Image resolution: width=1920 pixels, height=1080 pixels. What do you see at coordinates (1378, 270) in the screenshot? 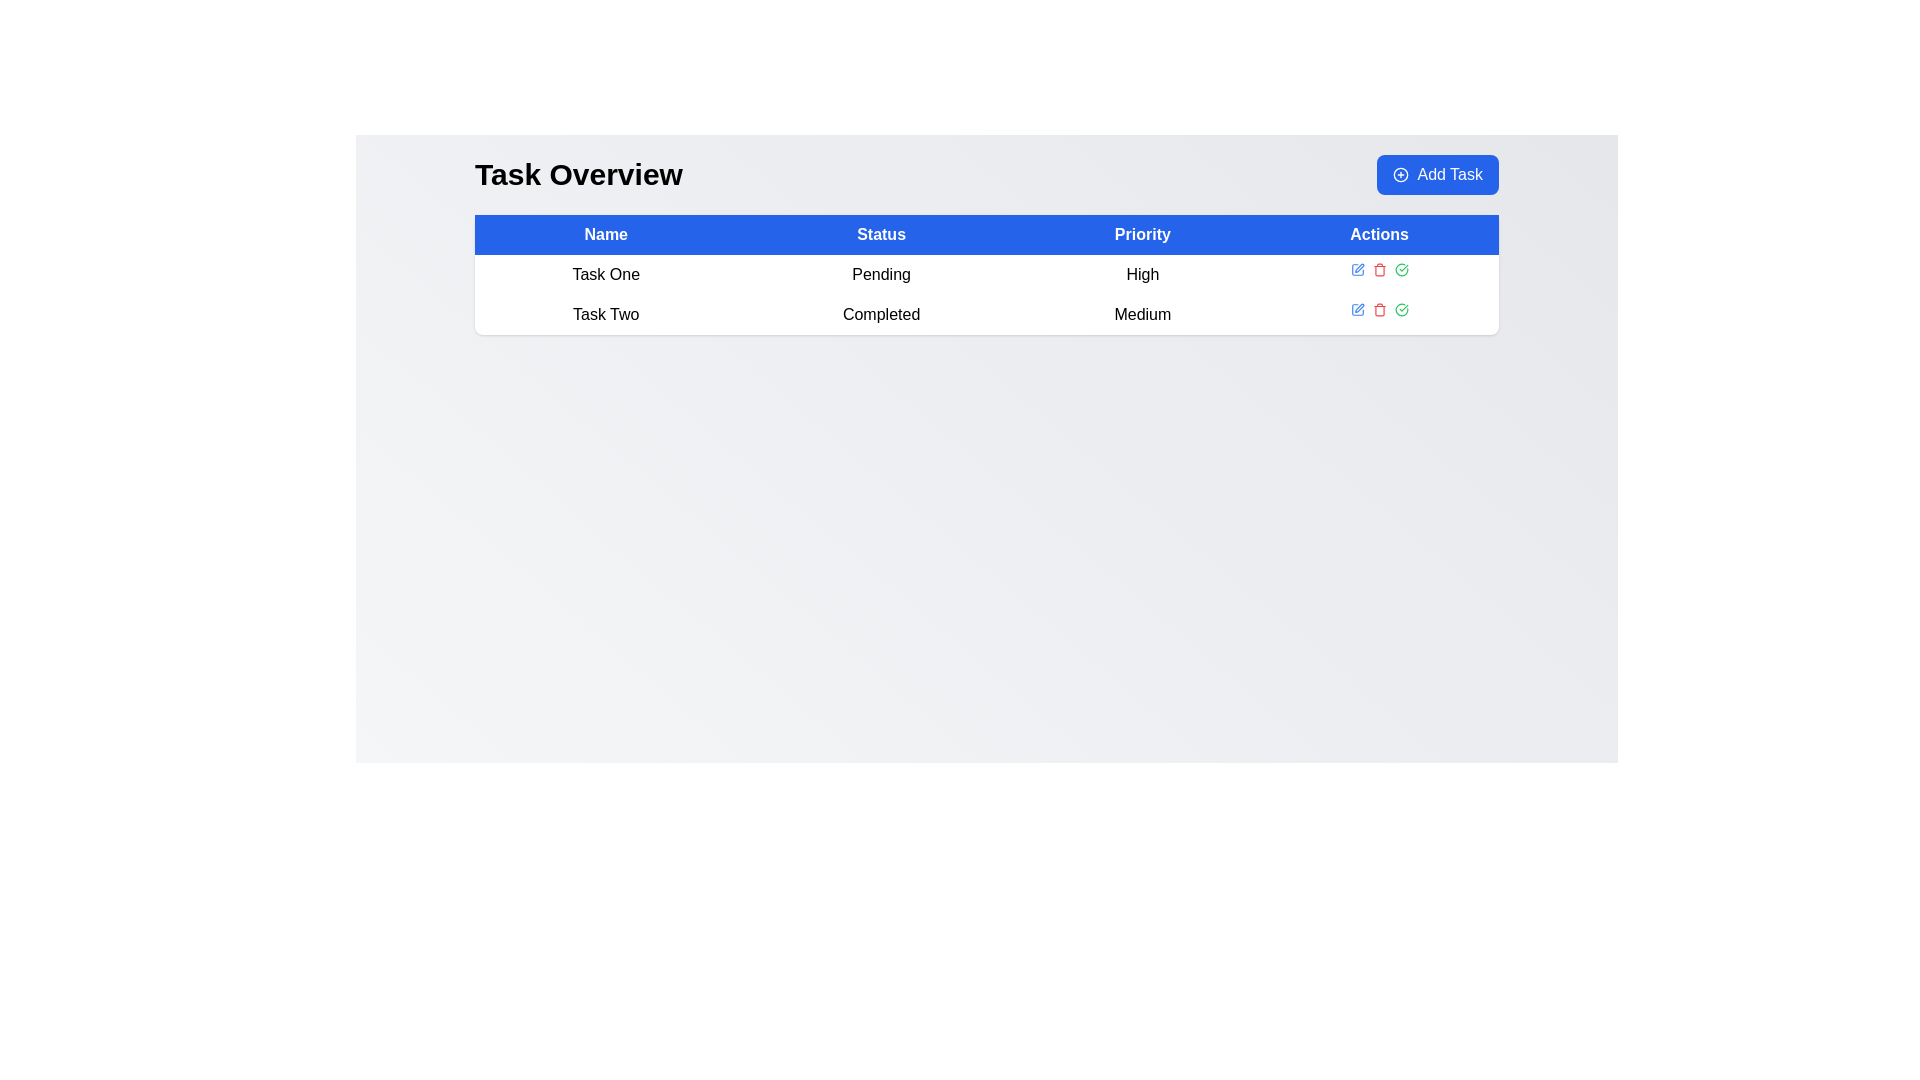
I see `the delete icon located in the 'Actions' column of the first row in the table` at bounding box center [1378, 270].